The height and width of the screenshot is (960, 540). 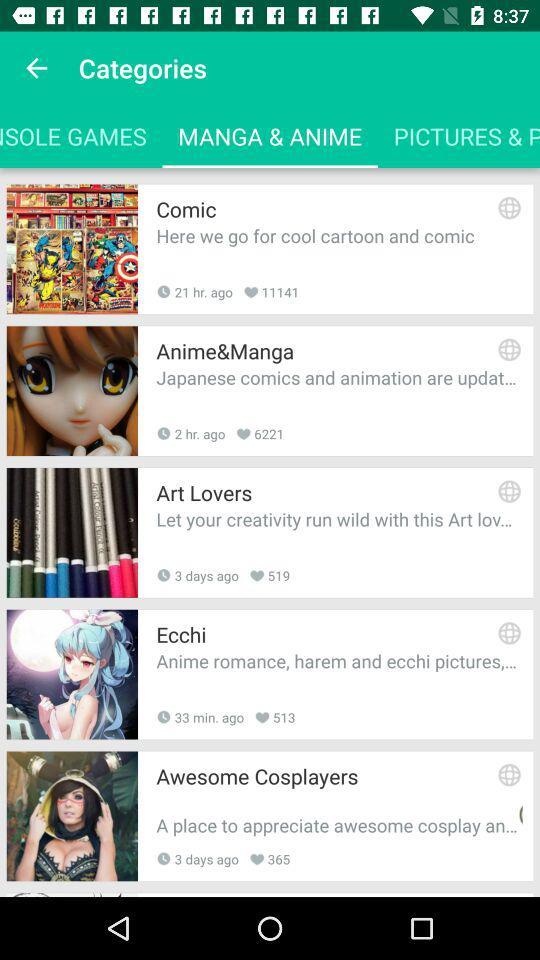 I want to click on the first image, so click(x=71, y=248).